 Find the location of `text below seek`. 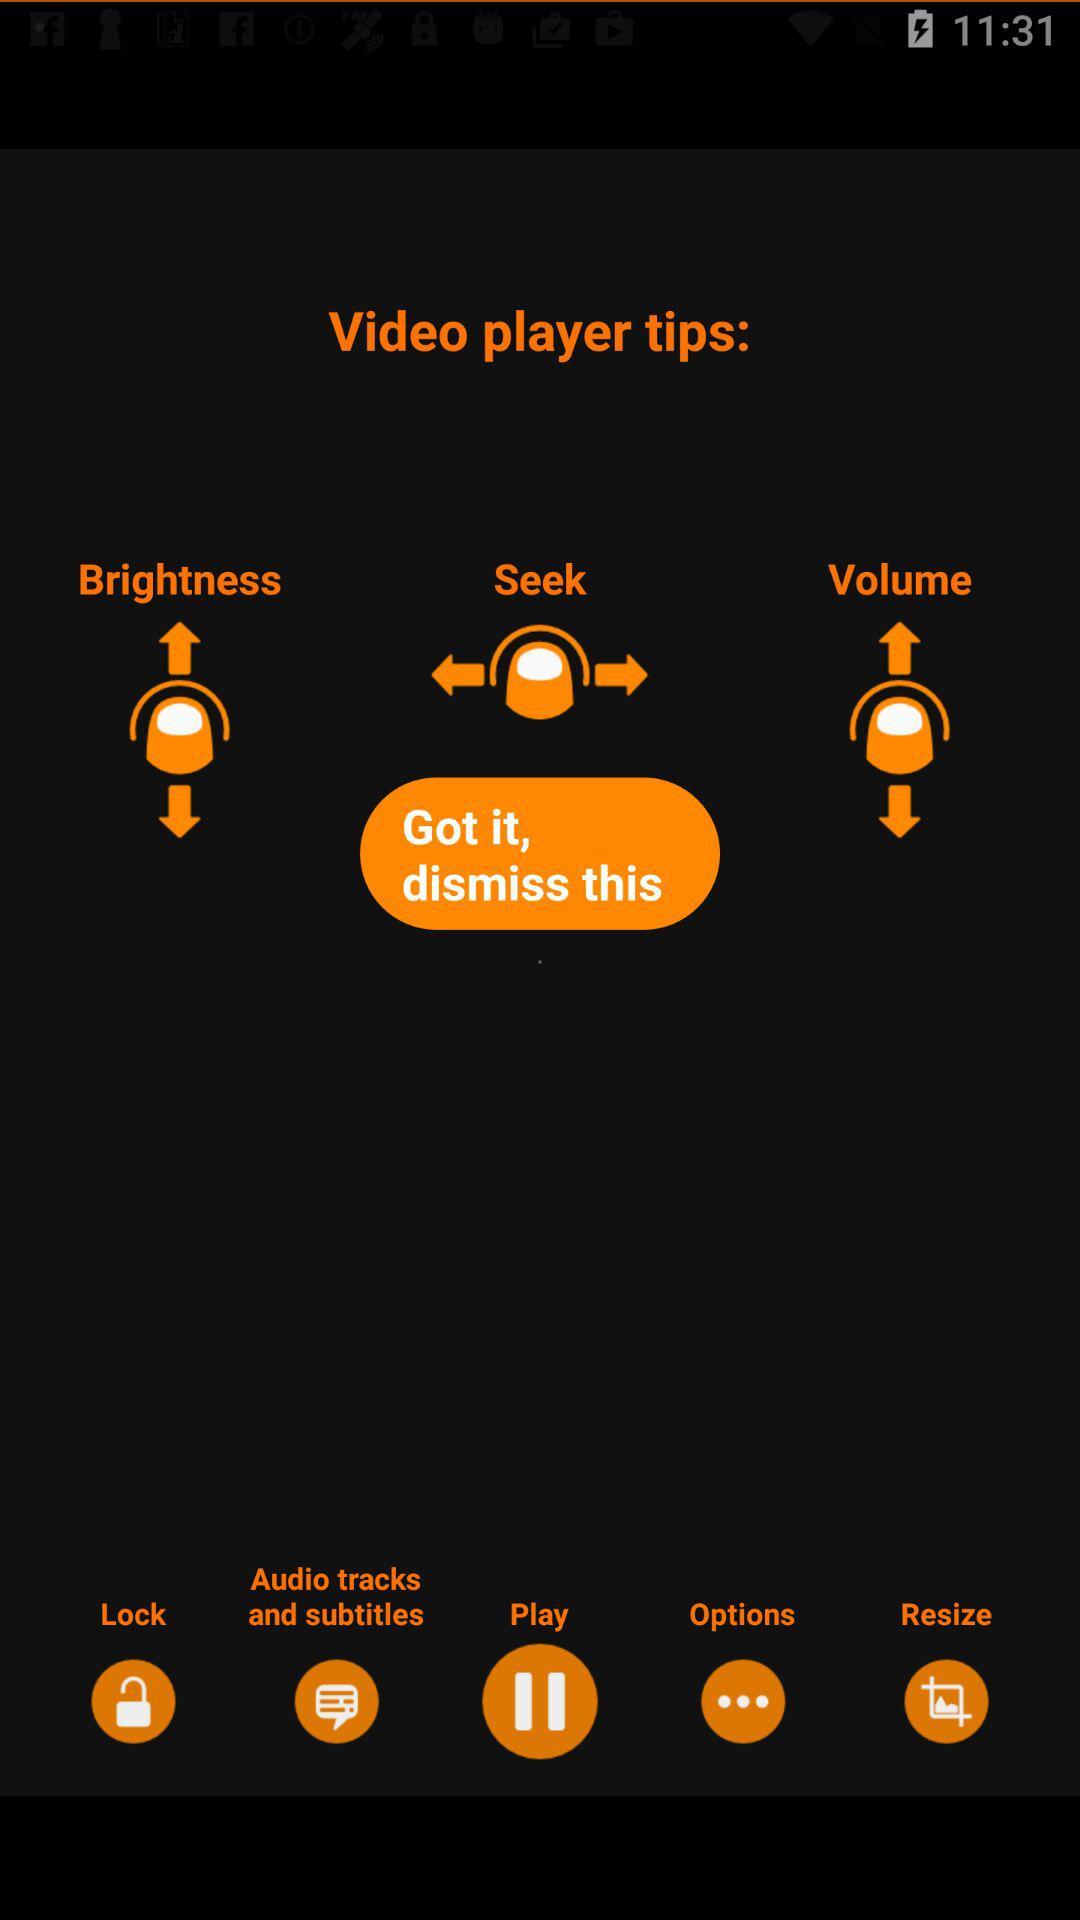

text below seek is located at coordinates (540, 851).